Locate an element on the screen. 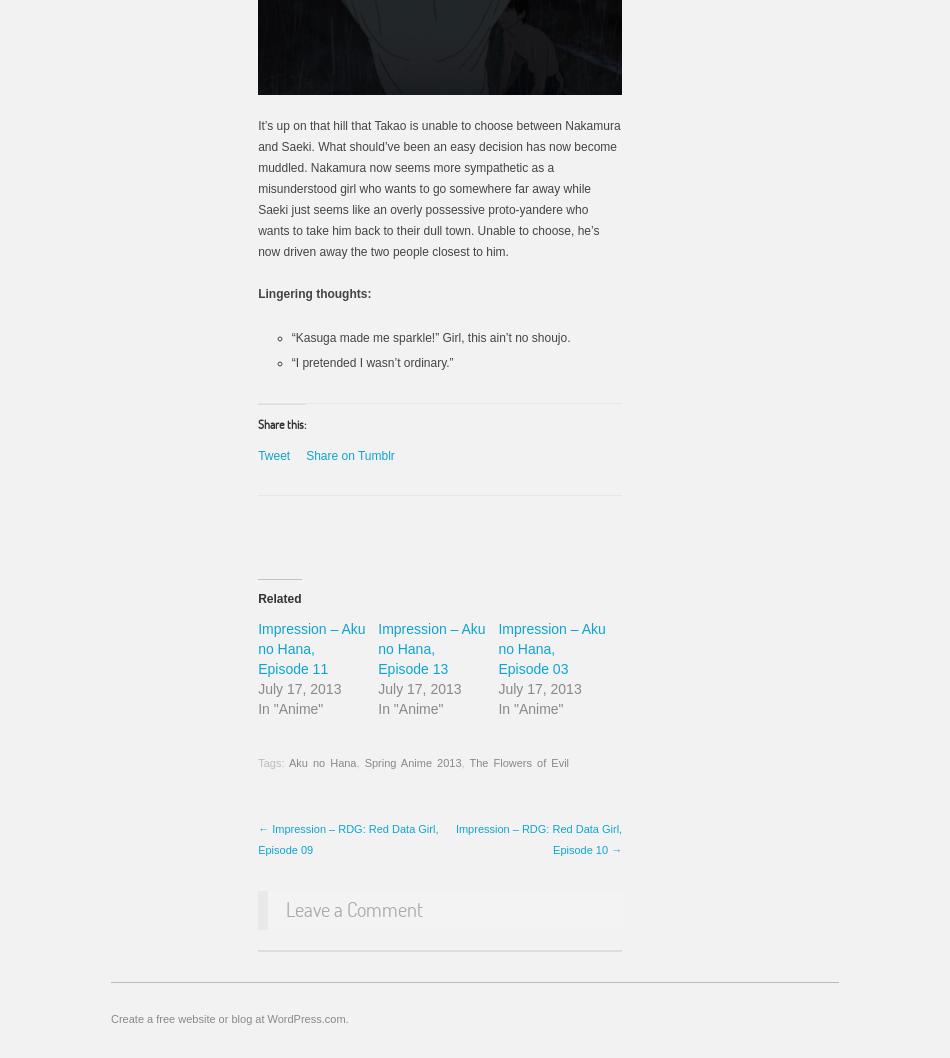 Image resolution: width=950 pixels, height=1058 pixels. 'Post navigation' is located at coordinates (257, 837).